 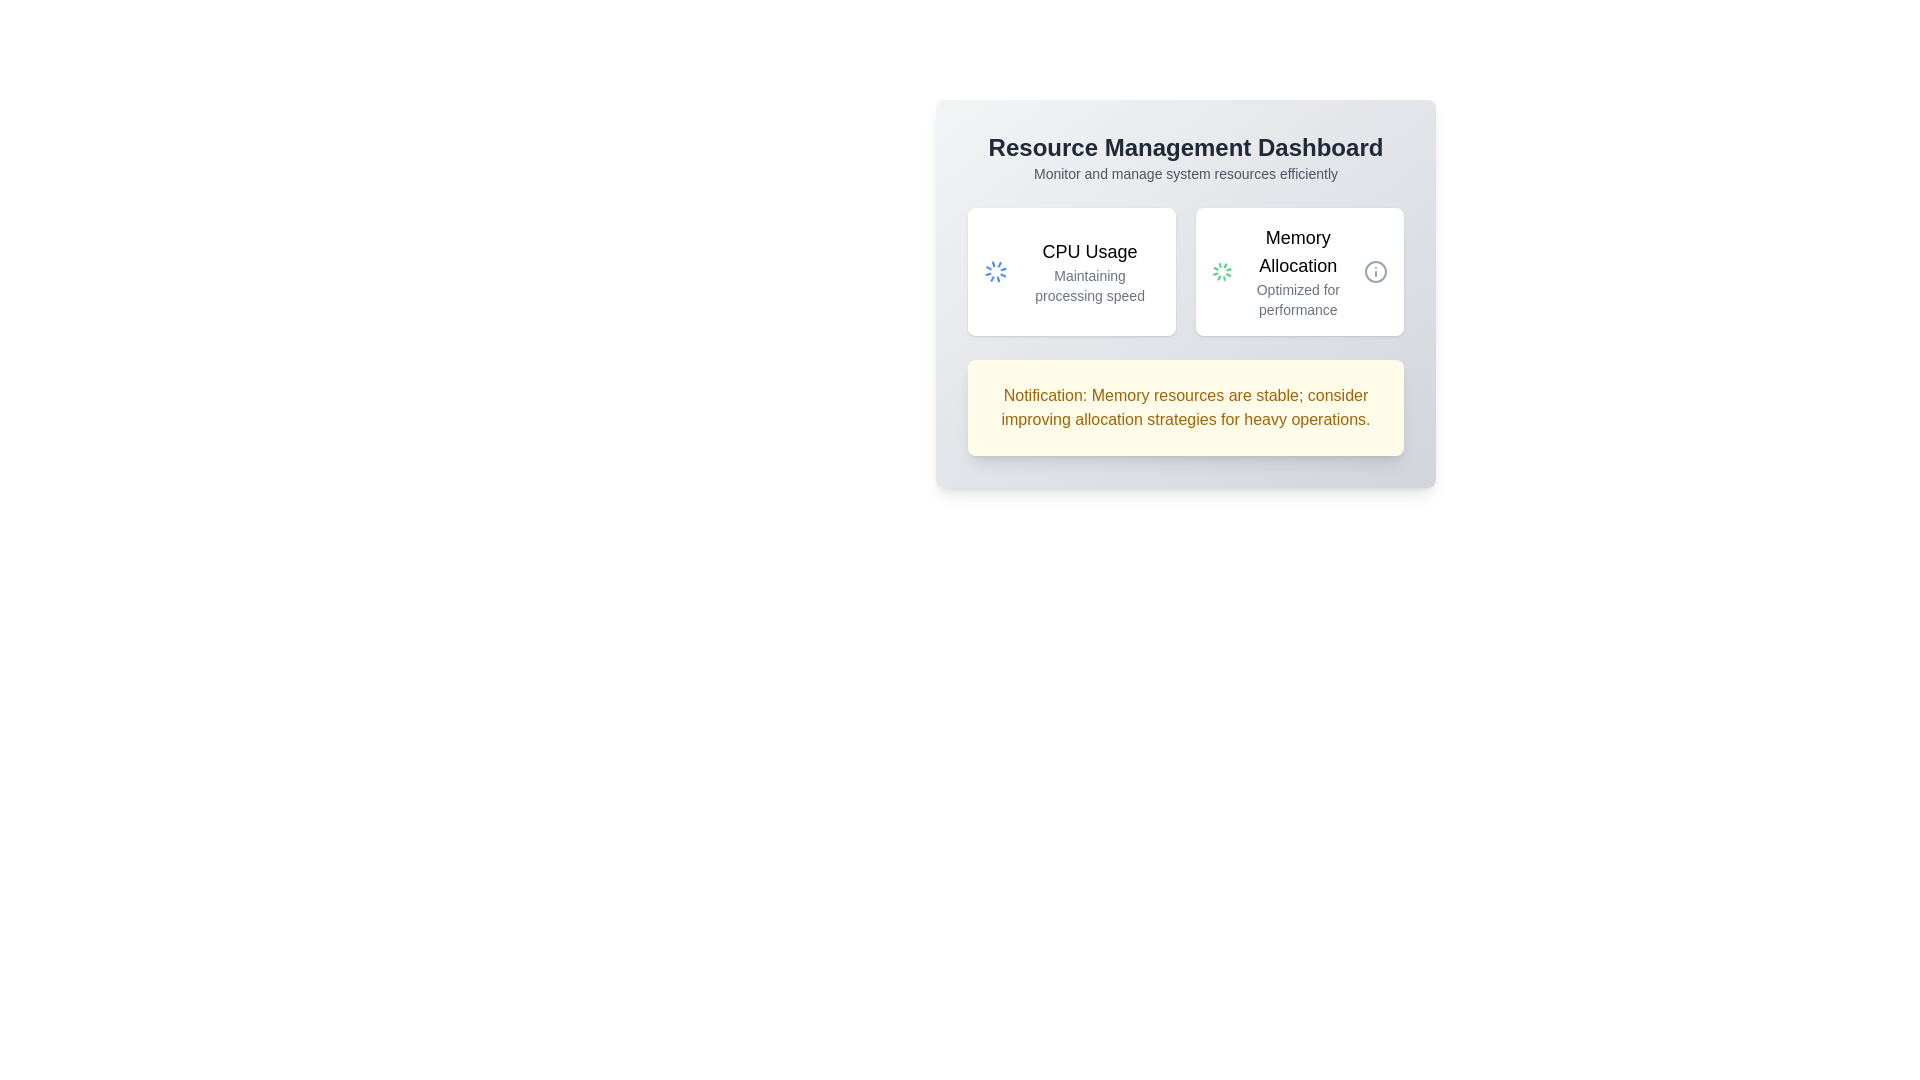 I want to click on the circular shape of the 'info' icon located at the top-right corner of the 'Memory Allocation' section within the resource management dashboard, so click(x=1375, y=272).